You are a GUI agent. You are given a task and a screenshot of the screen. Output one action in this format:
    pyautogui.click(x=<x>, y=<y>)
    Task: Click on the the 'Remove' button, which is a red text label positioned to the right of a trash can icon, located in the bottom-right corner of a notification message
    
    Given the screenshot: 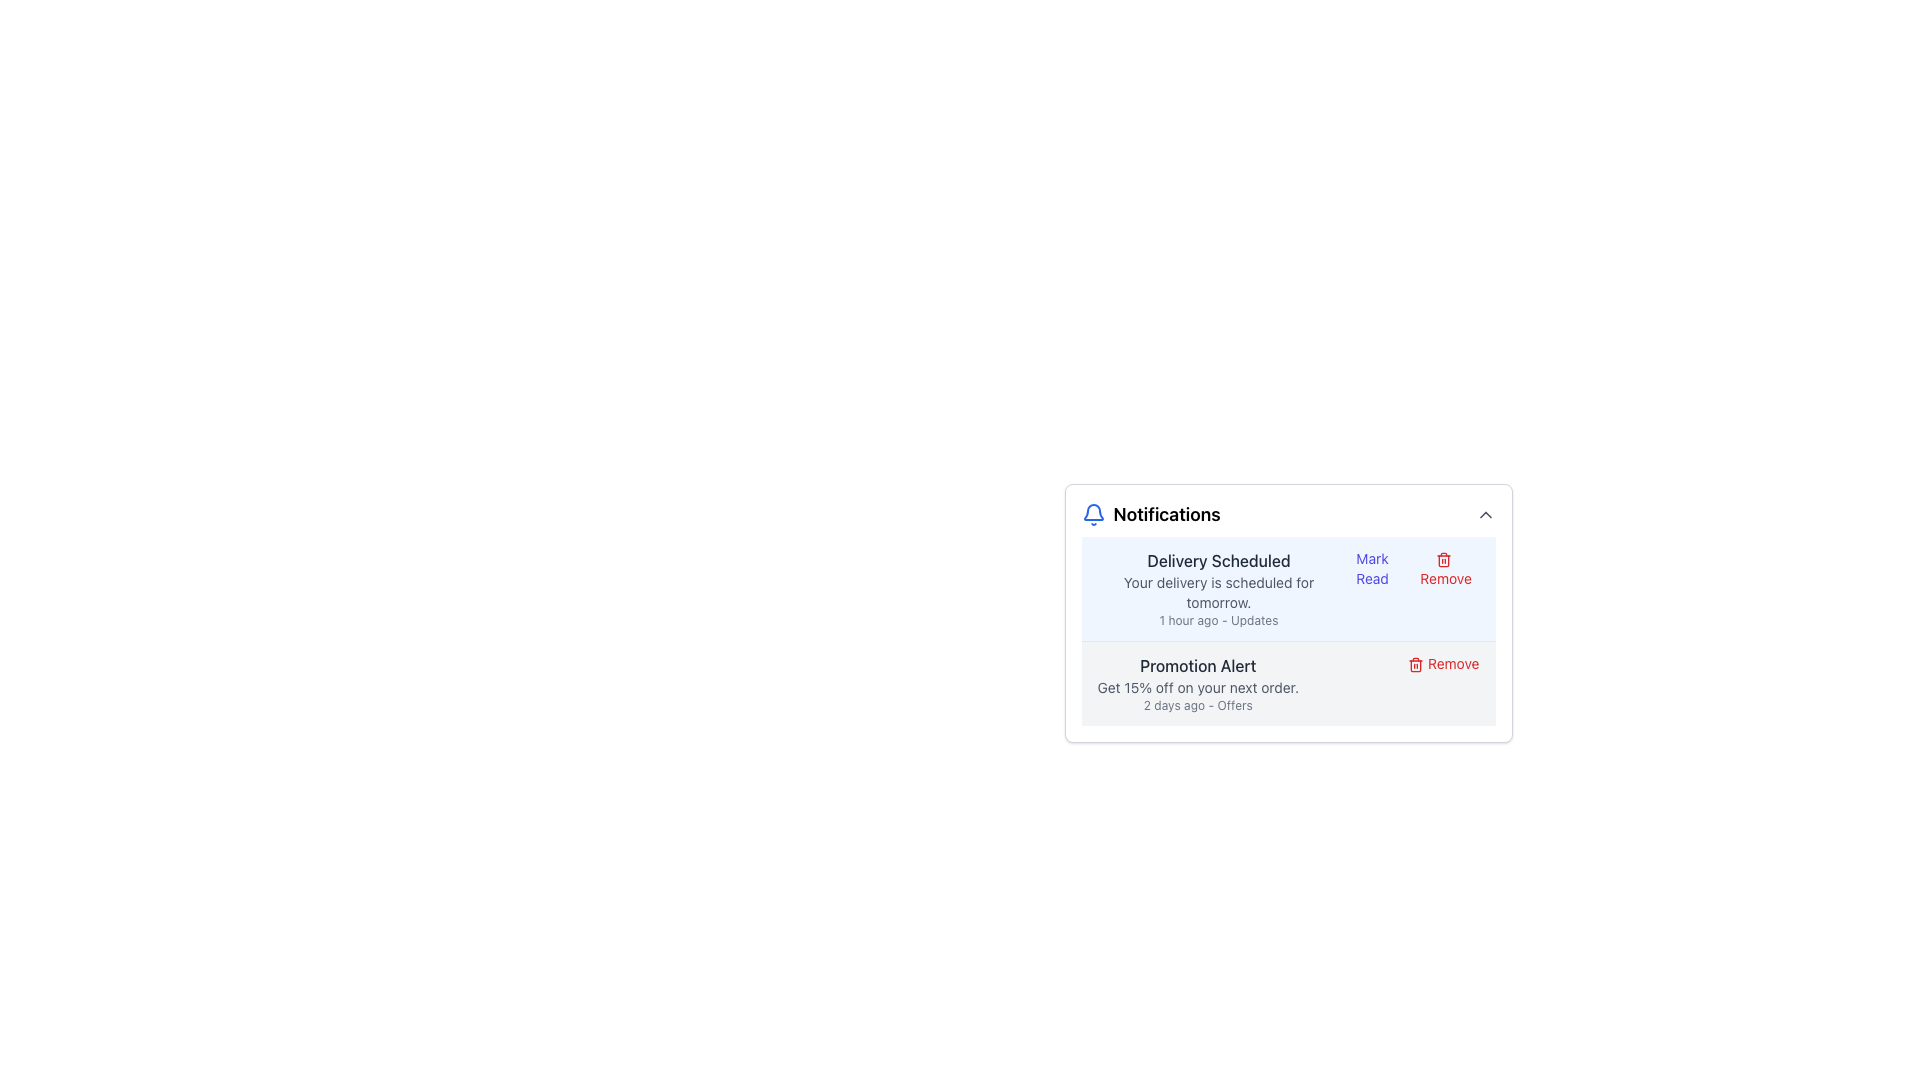 What is the action you would take?
    pyautogui.click(x=1446, y=569)
    